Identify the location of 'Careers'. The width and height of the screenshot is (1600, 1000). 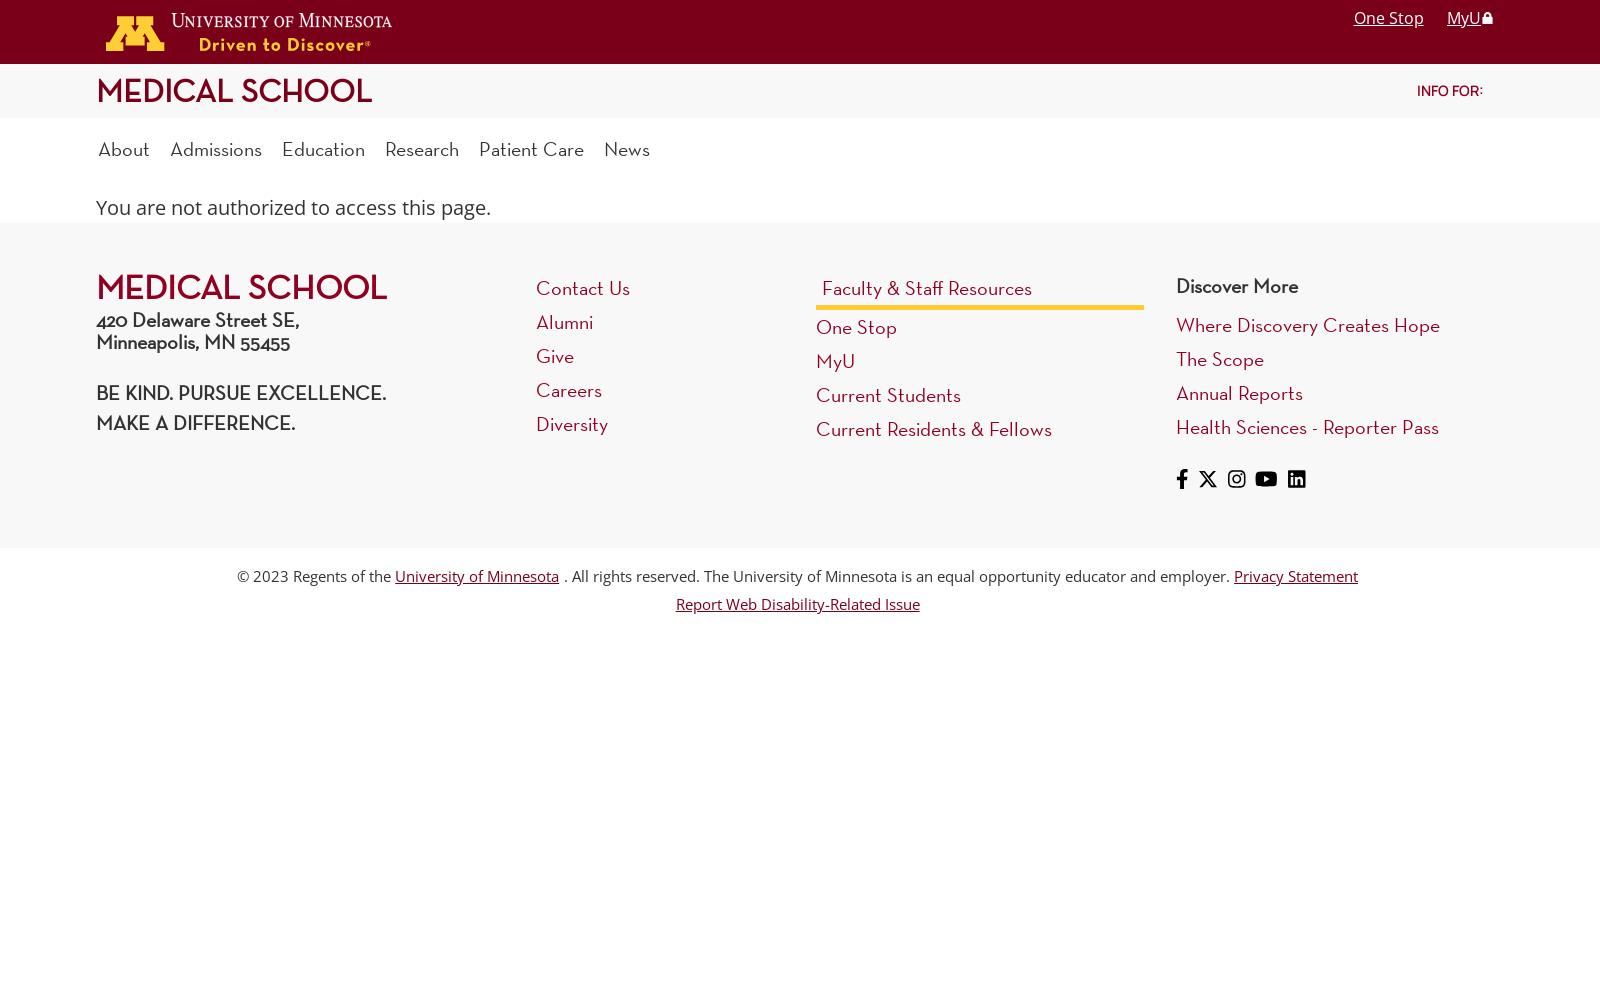
(535, 389).